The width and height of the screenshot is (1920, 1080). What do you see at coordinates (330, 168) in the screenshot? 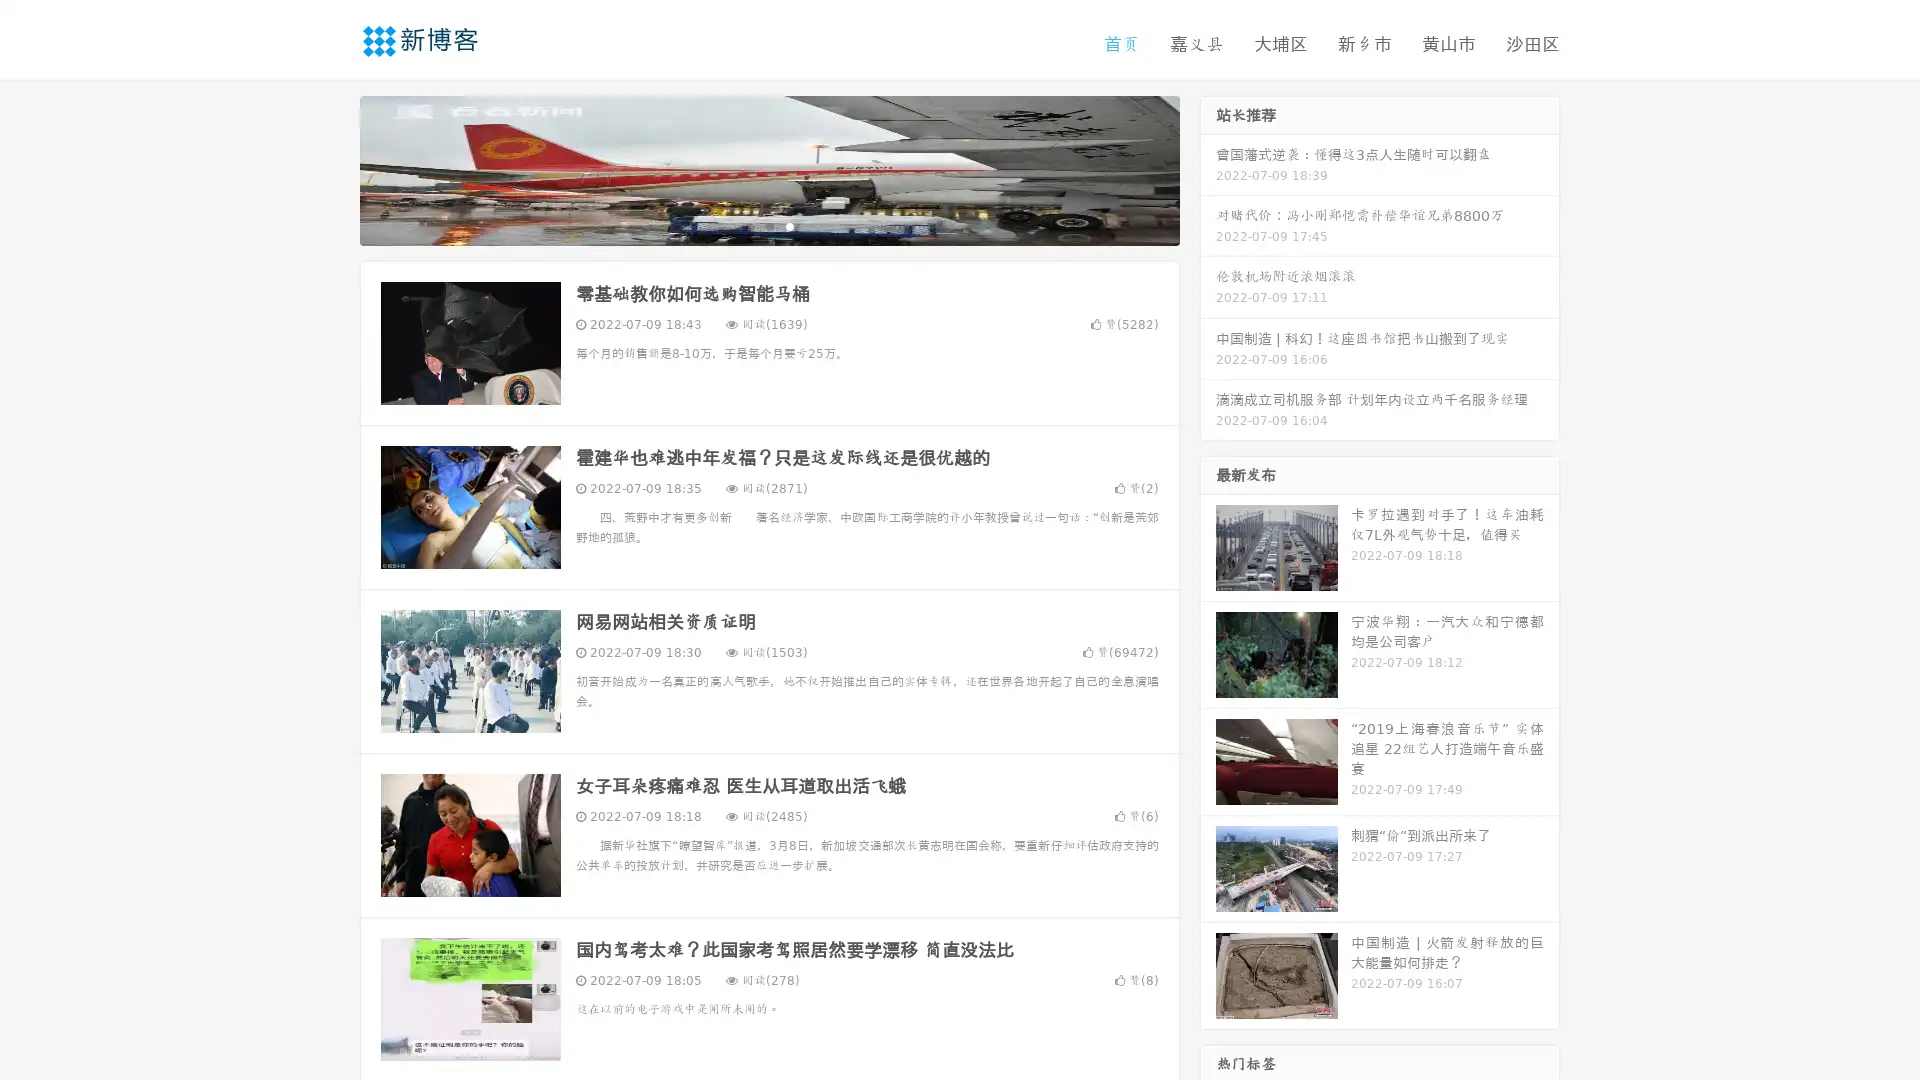
I see `Previous slide` at bounding box center [330, 168].